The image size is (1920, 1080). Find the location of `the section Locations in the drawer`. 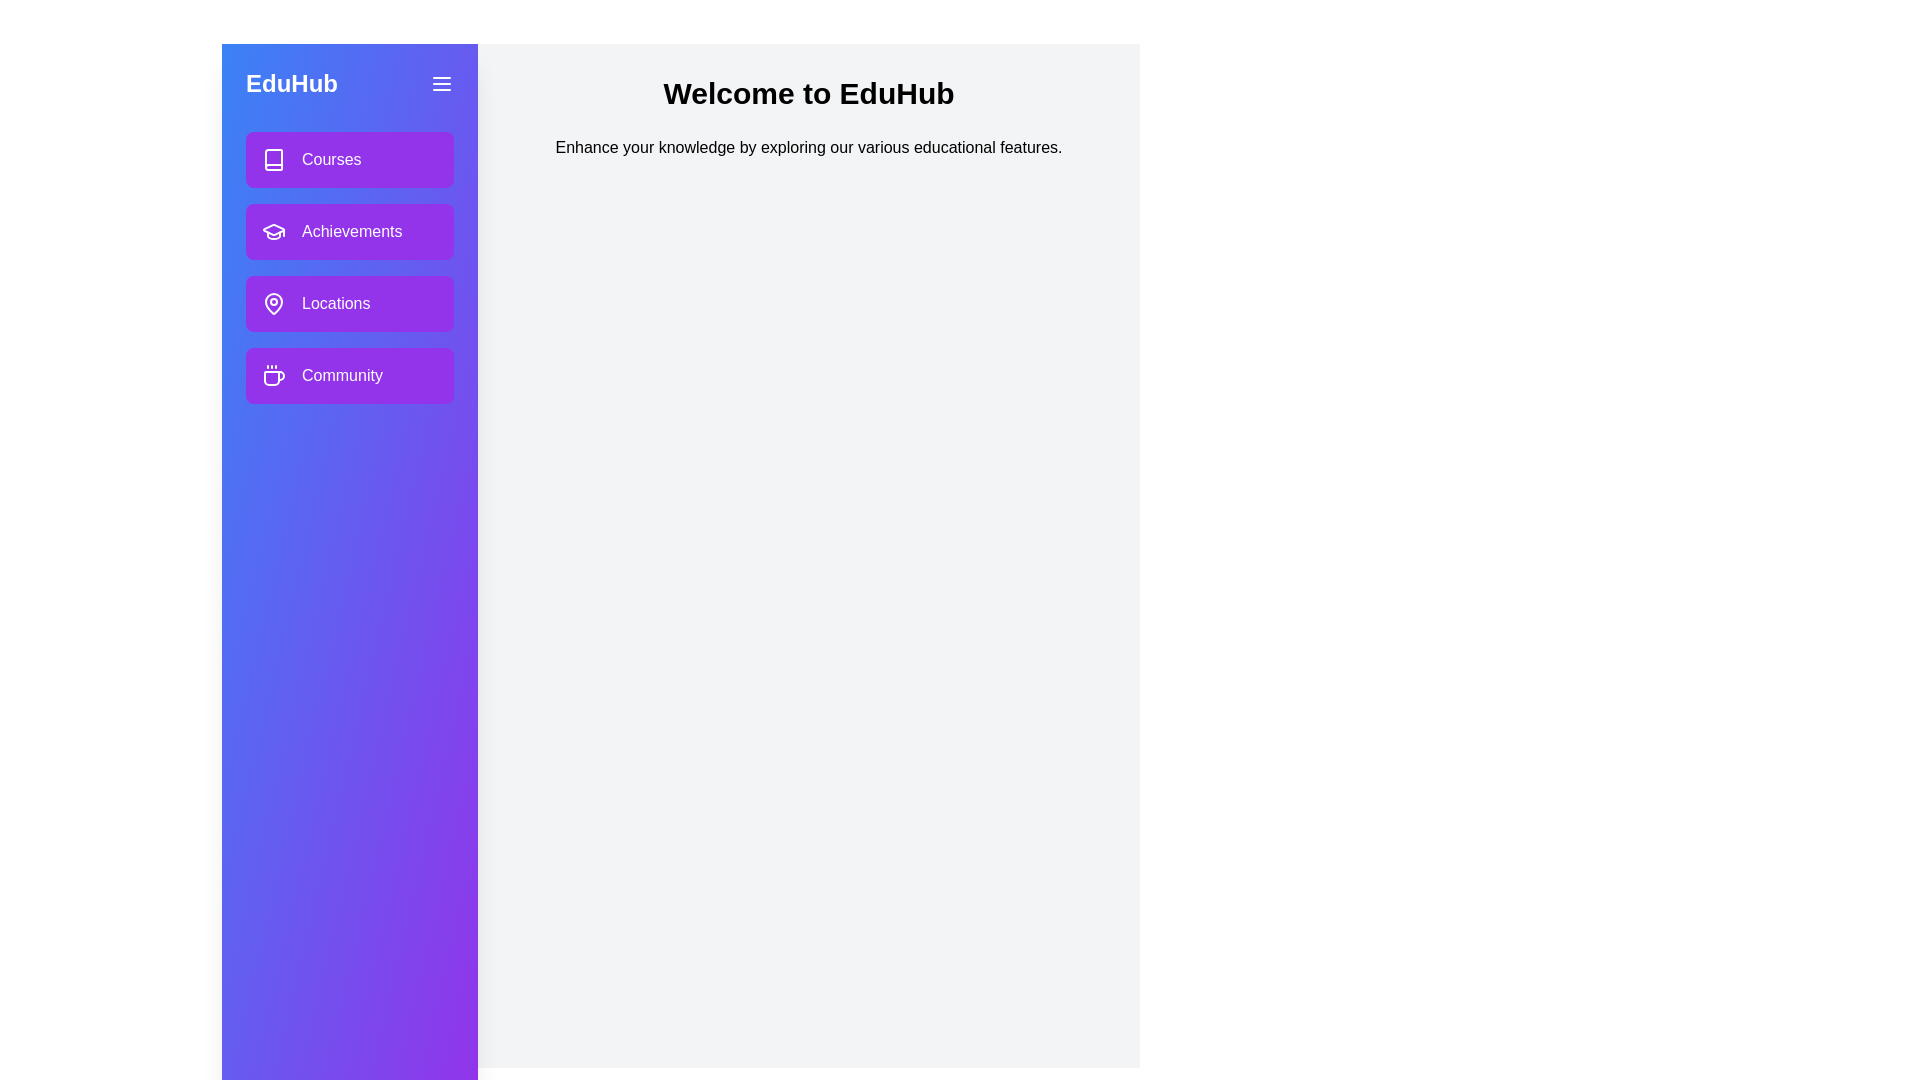

the section Locations in the drawer is located at coordinates (350, 304).